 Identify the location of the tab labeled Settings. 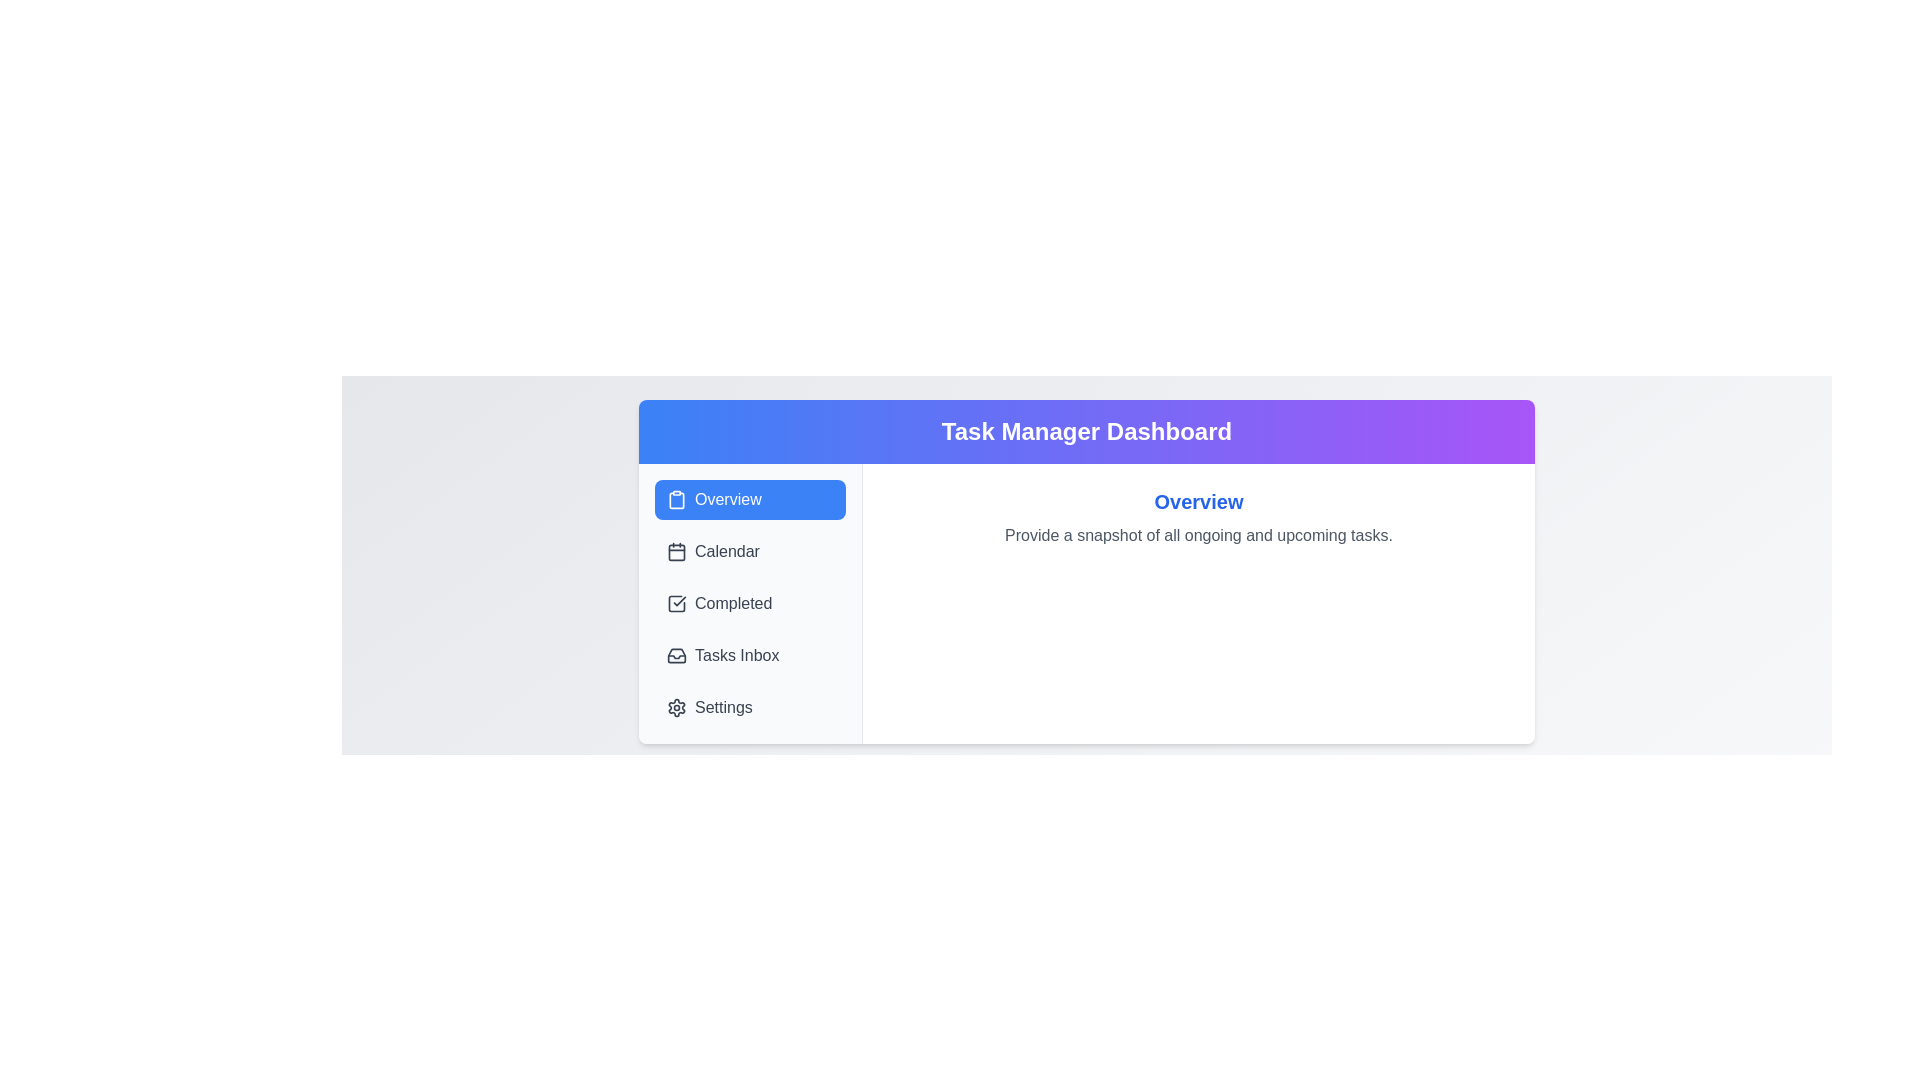
(749, 707).